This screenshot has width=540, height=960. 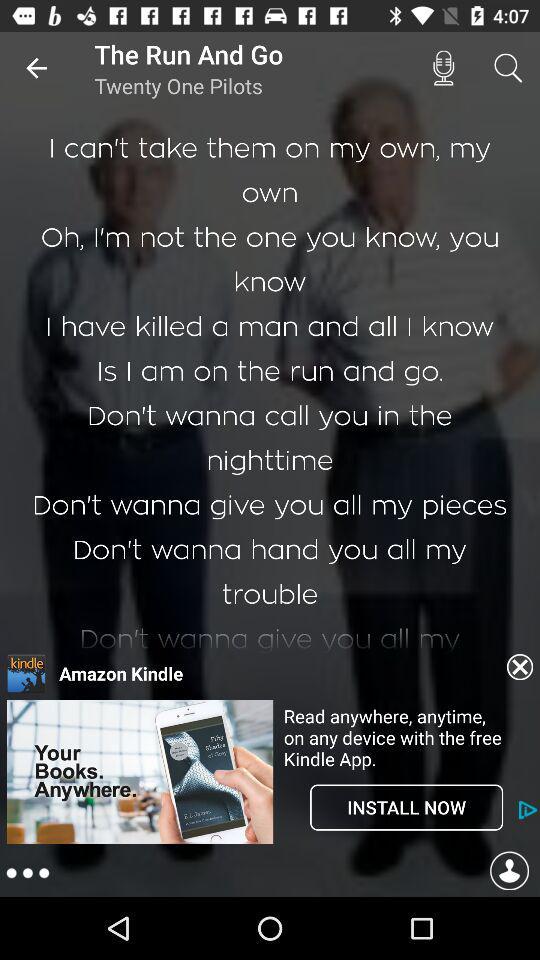 What do you see at coordinates (26, 872) in the screenshot?
I see `settings` at bounding box center [26, 872].